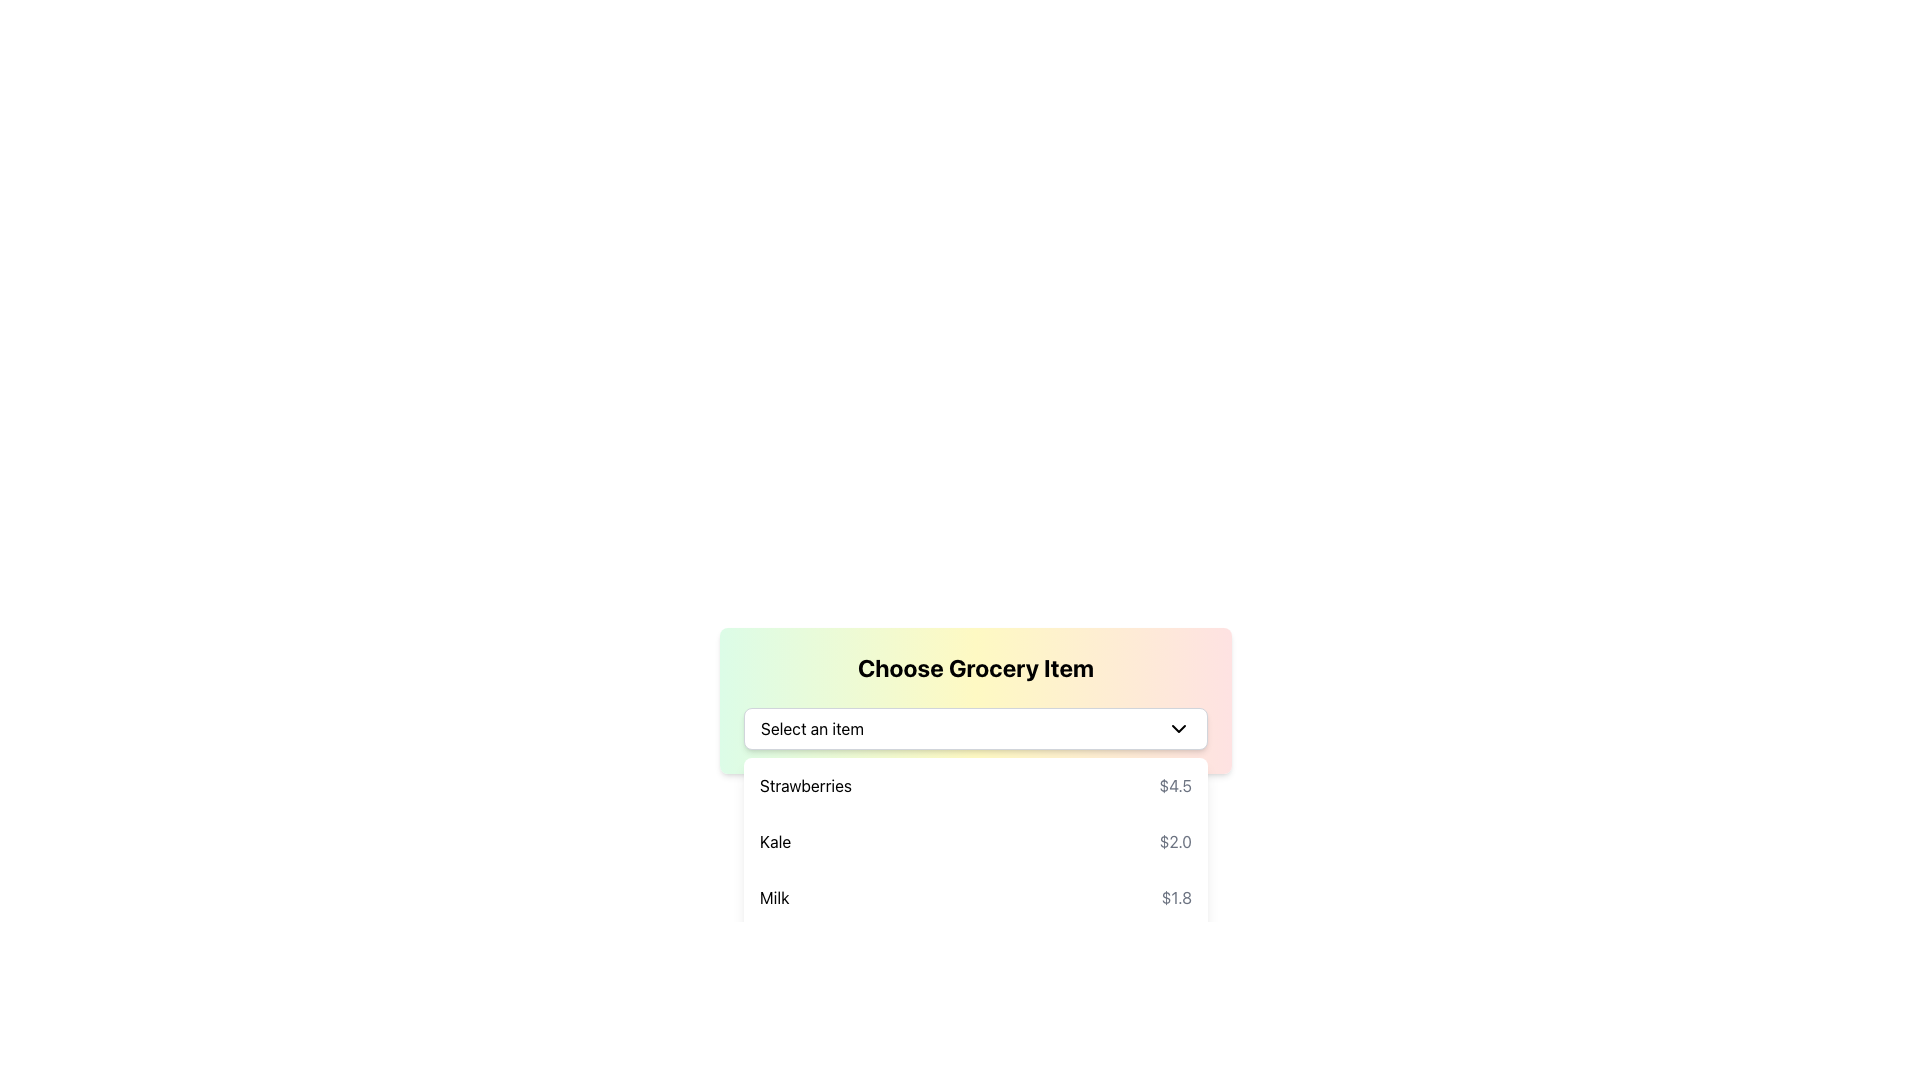 This screenshot has height=1080, width=1920. I want to click on the price label displaying '$1.8' for the 'Milk' item, which is styled in gray and aligned with other price elements, so click(1176, 897).